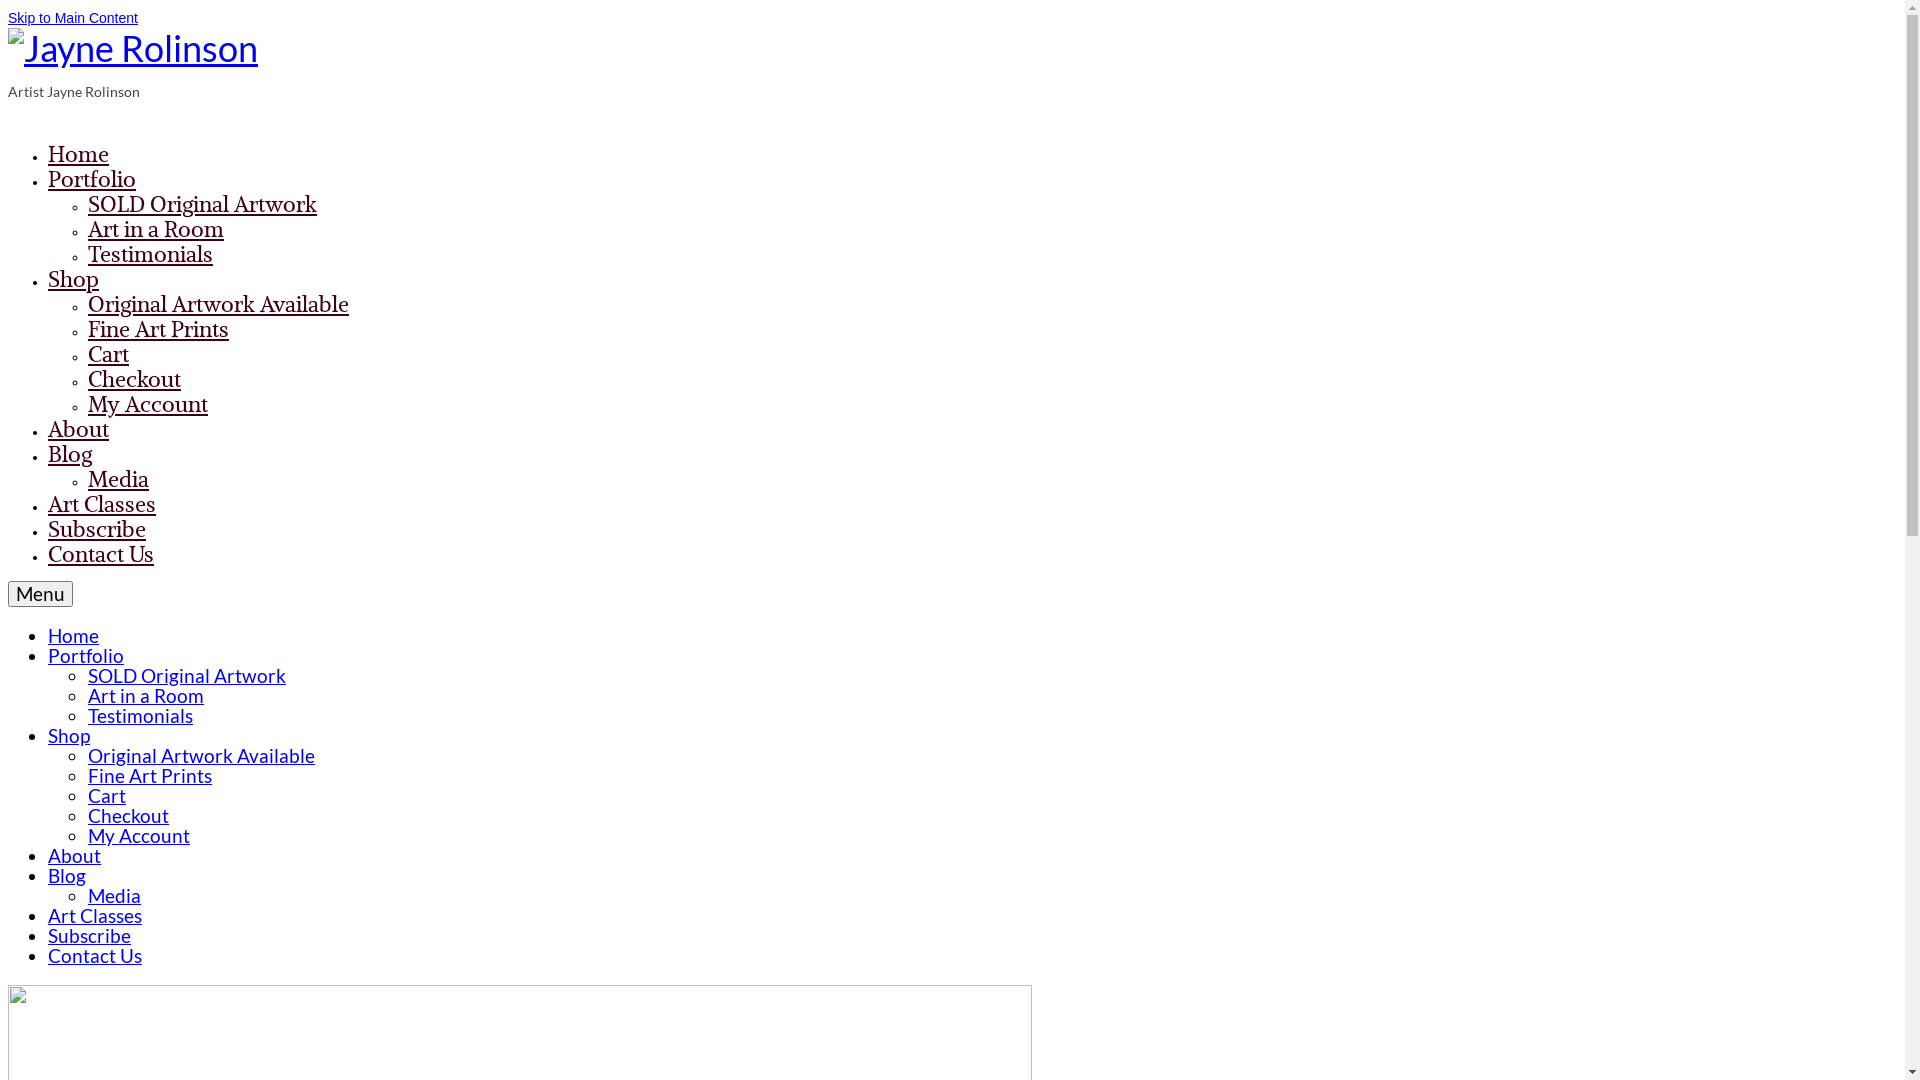  Describe the element at coordinates (95, 527) in the screenshot. I see `'Subscribe'` at that location.